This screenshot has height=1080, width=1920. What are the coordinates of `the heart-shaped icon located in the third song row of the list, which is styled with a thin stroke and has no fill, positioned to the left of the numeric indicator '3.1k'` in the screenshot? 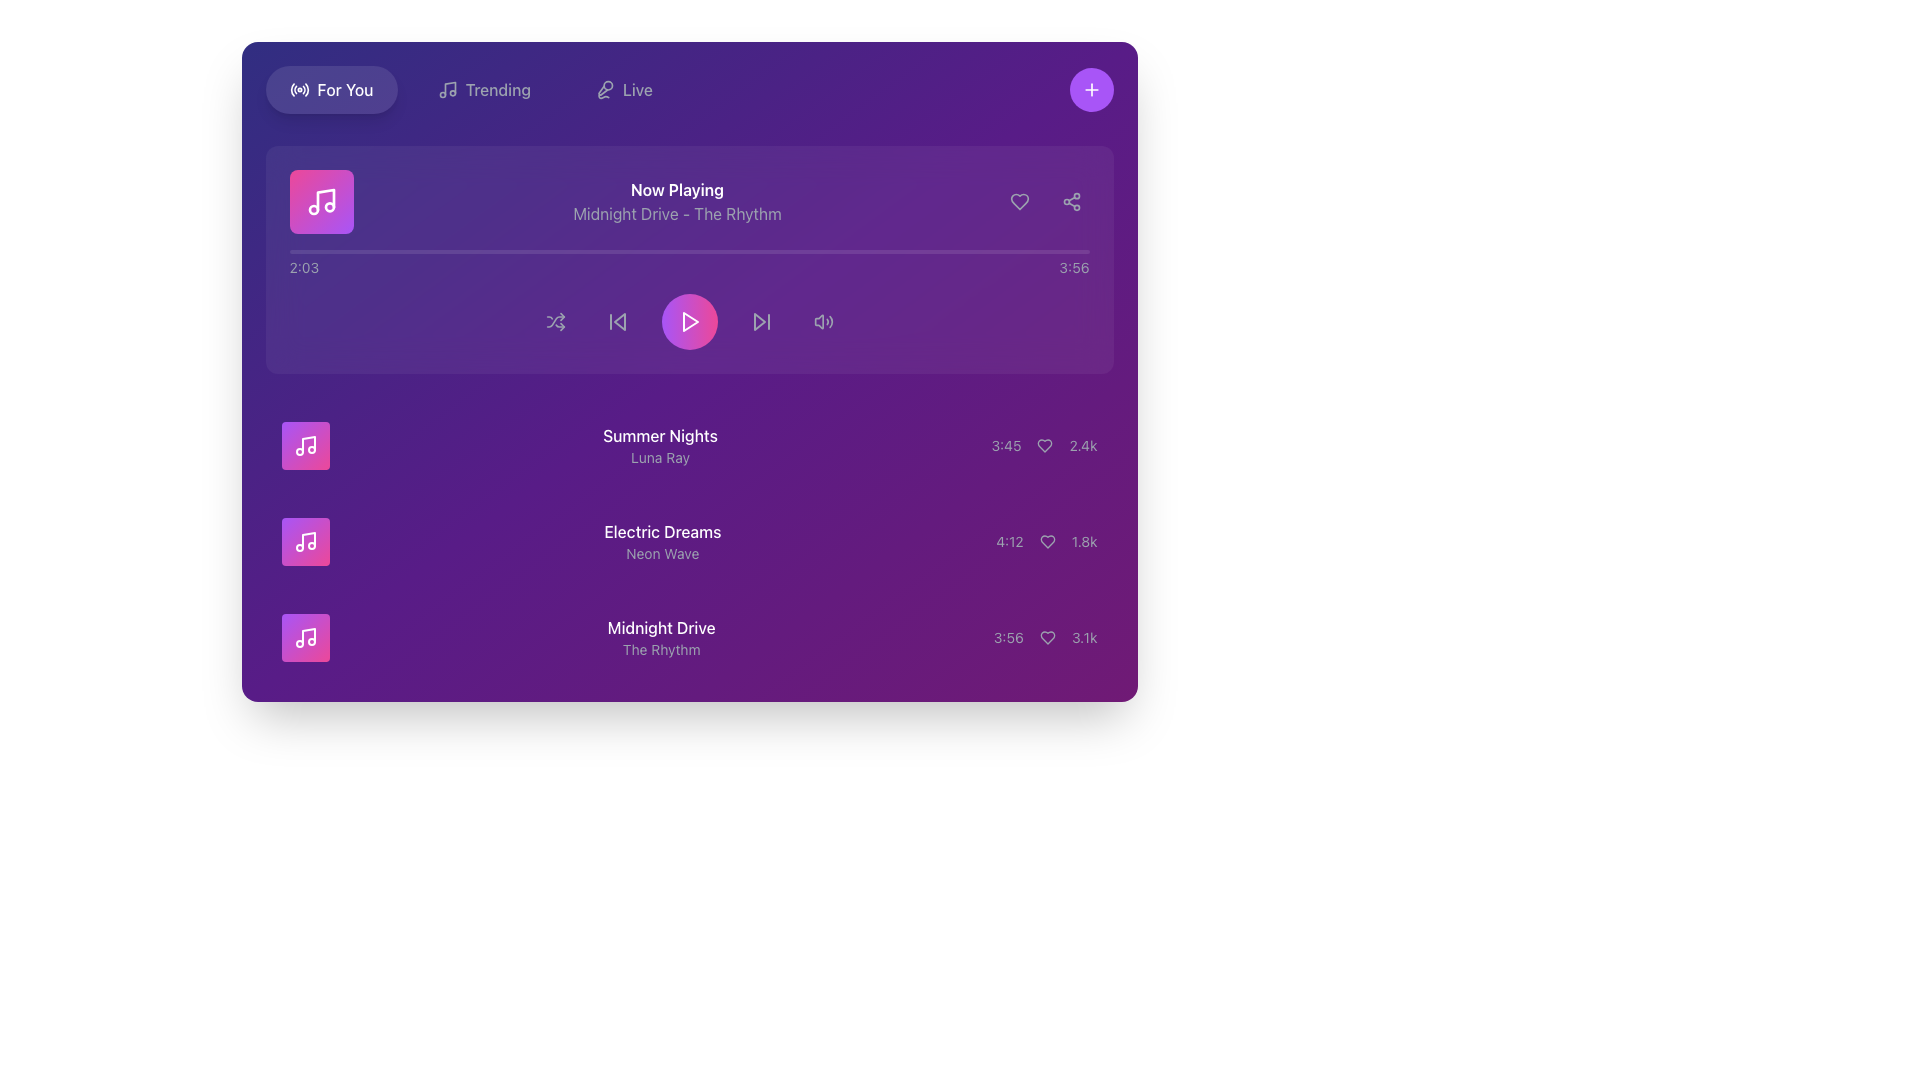 It's located at (1046, 637).